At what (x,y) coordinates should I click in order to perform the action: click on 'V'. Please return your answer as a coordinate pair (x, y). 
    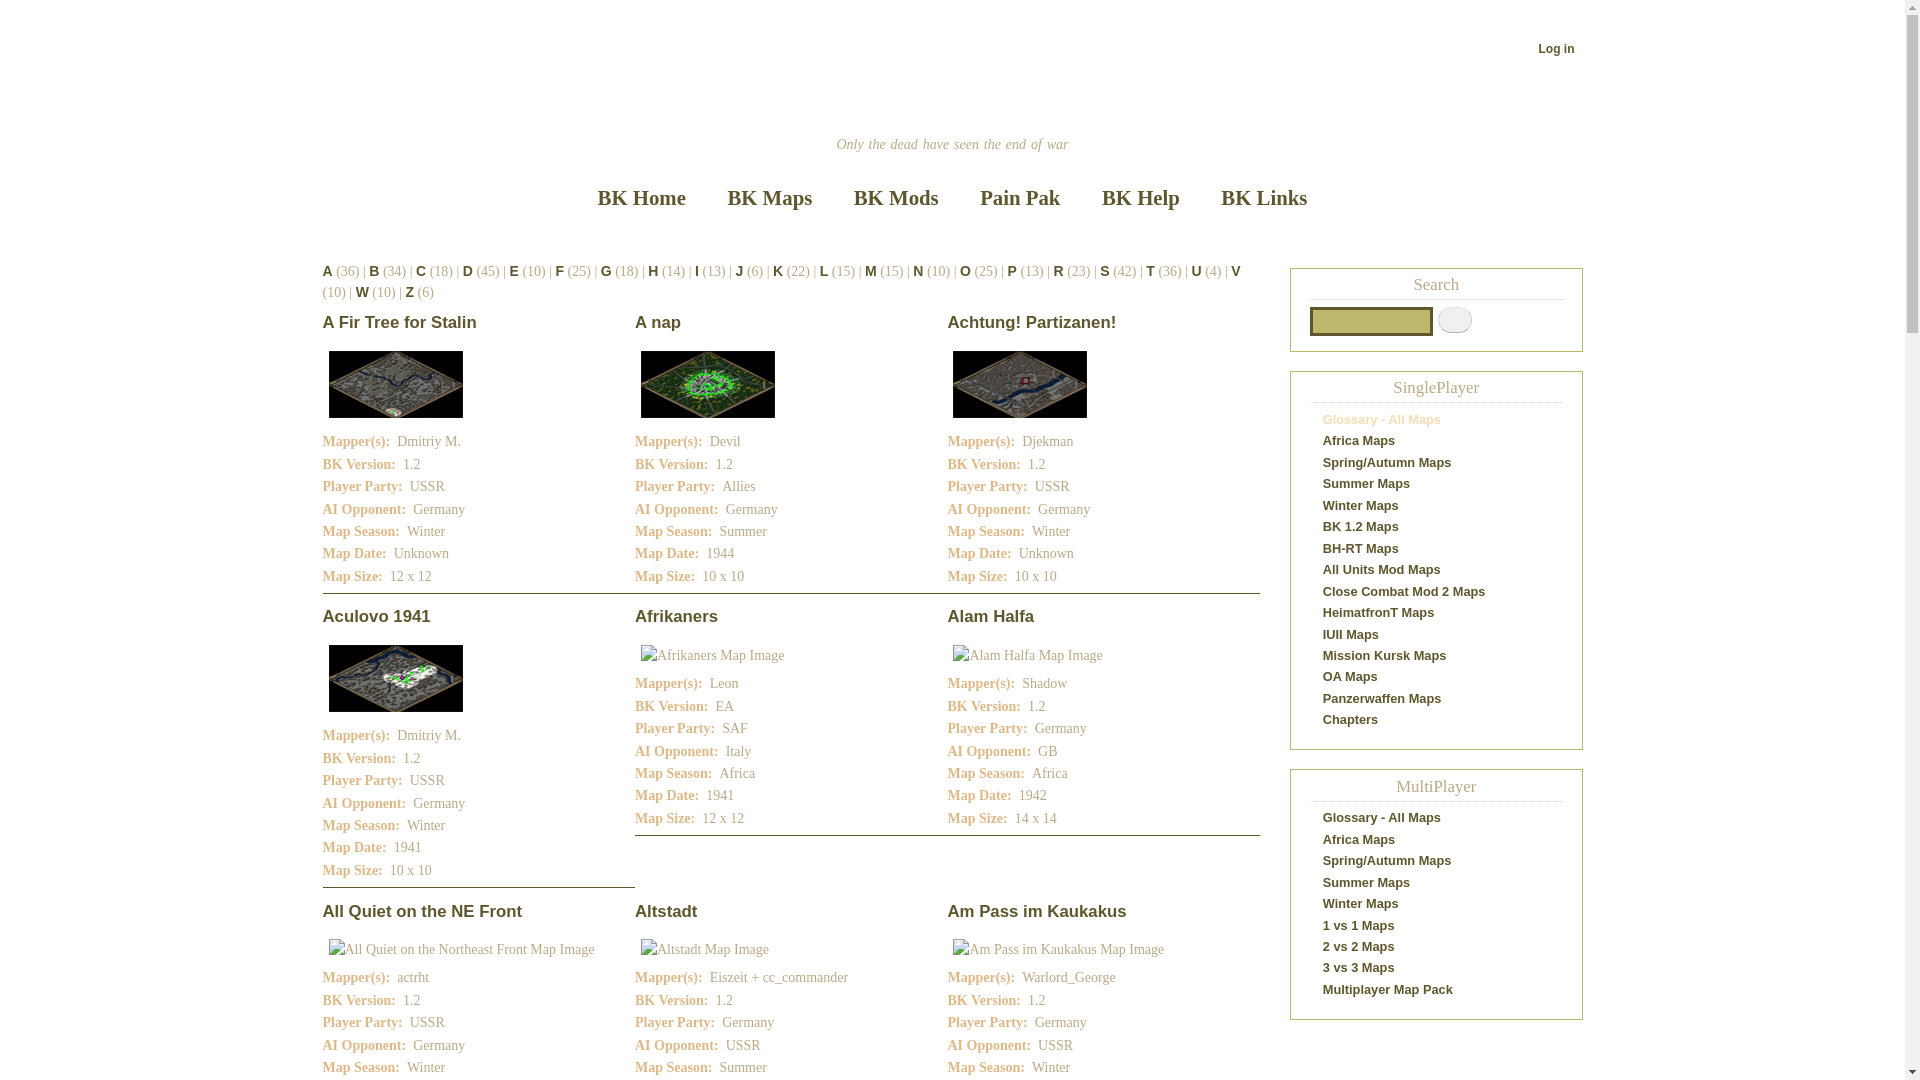
    Looking at the image, I should click on (1229, 270).